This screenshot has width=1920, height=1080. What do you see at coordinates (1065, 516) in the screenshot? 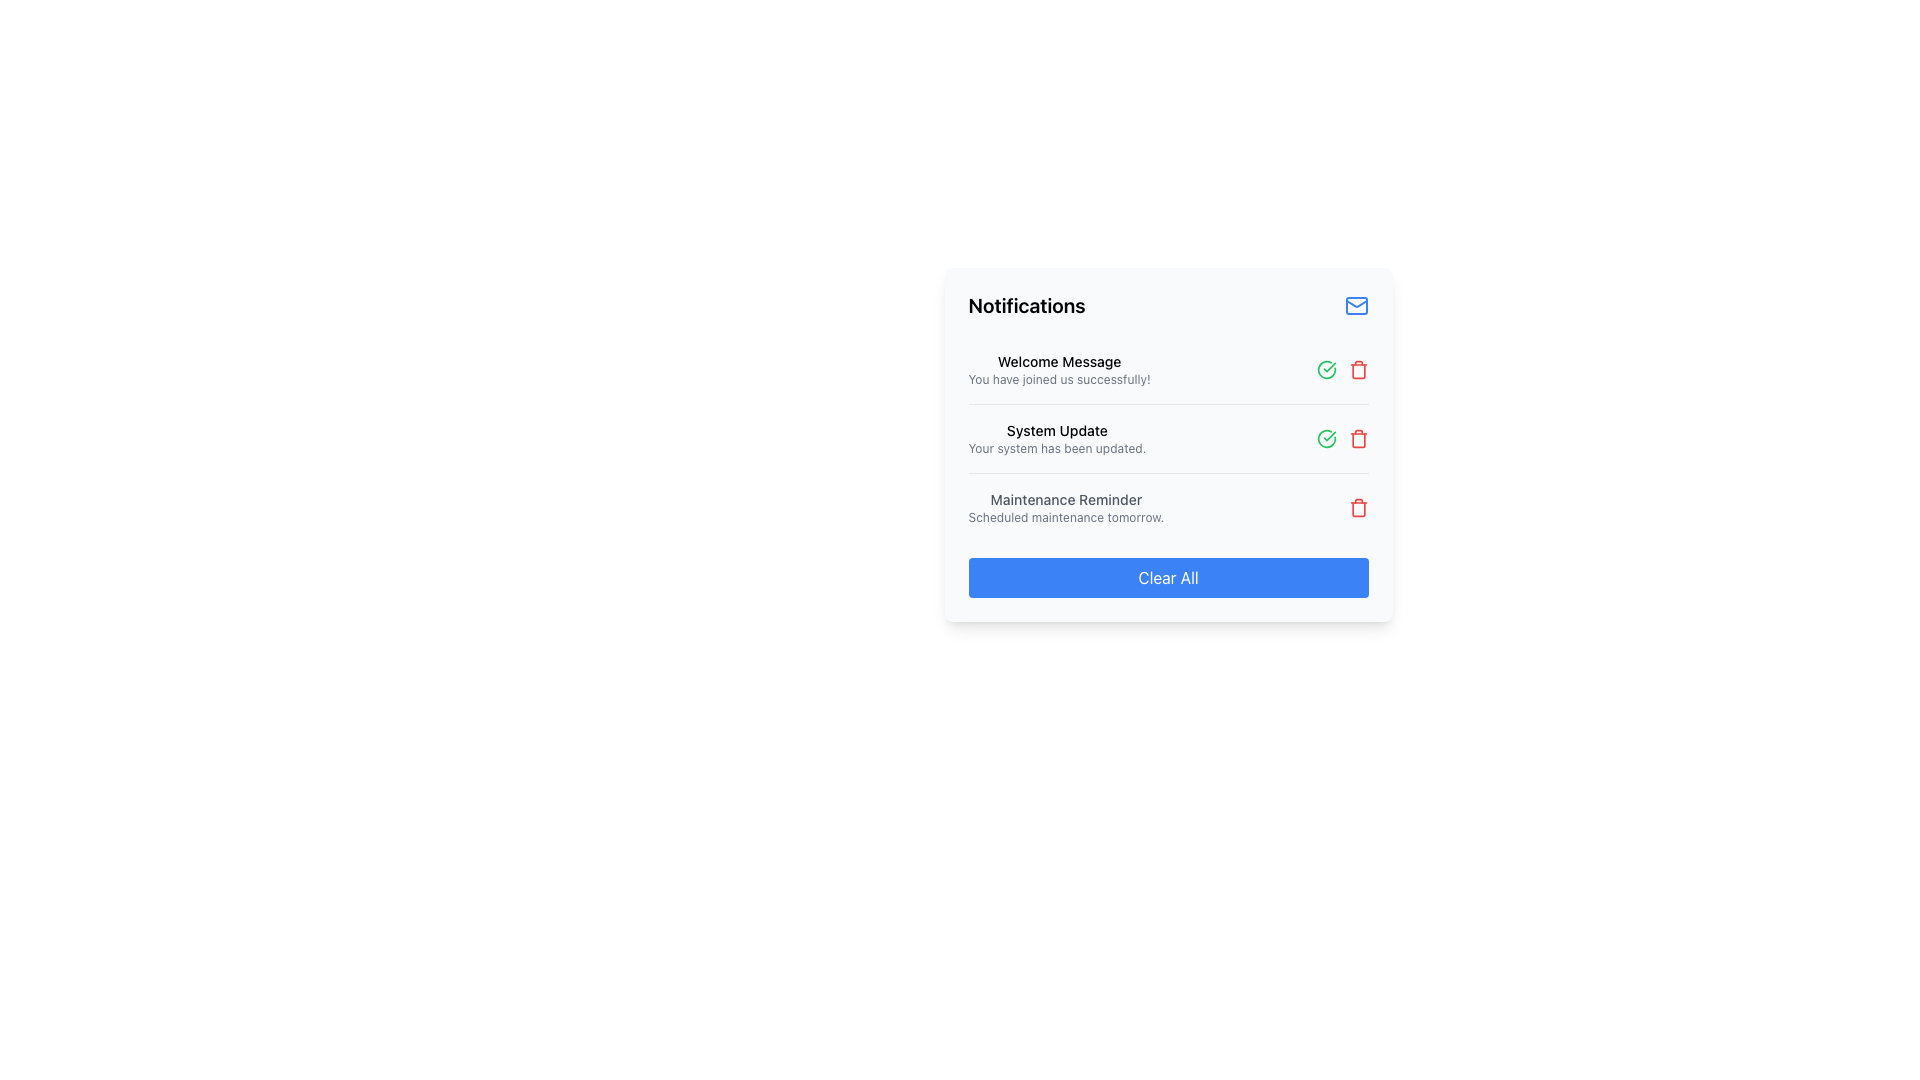
I see `the static text providing additional information about the scheduled maintenance event, located centrally below the 'Maintenance Reminder' text in the notification card` at bounding box center [1065, 516].